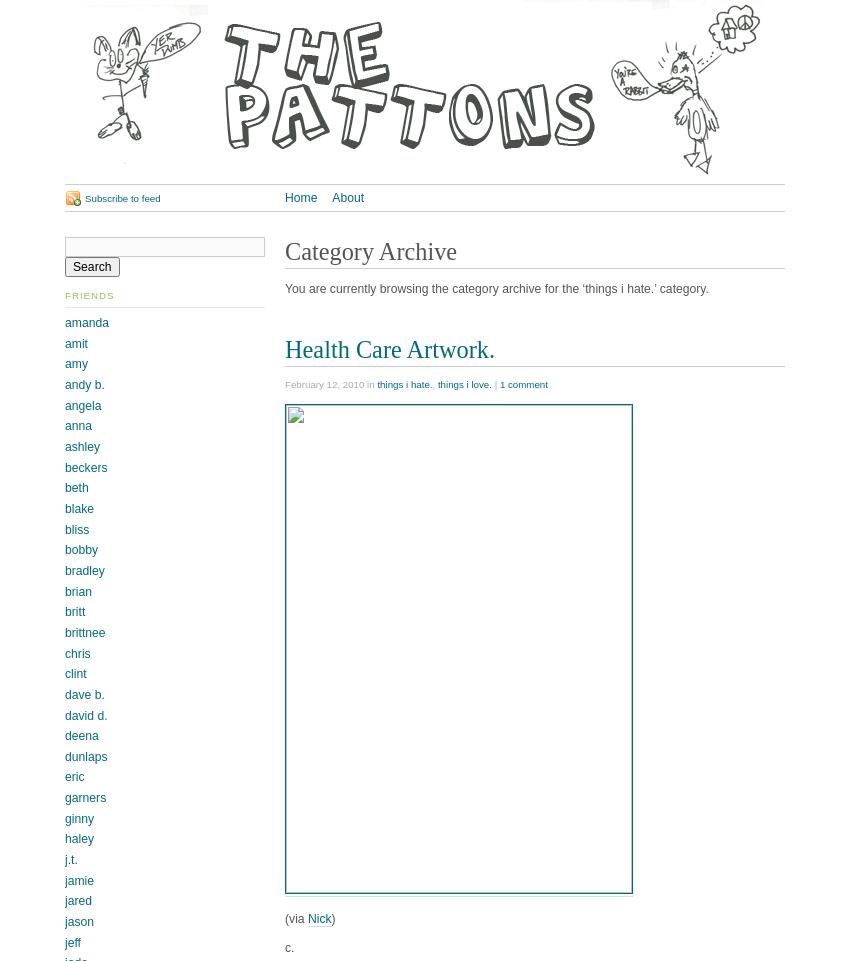 The image size is (850, 961). What do you see at coordinates (389, 347) in the screenshot?
I see `'Health Care Artwork.'` at bounding box center [389, 347].